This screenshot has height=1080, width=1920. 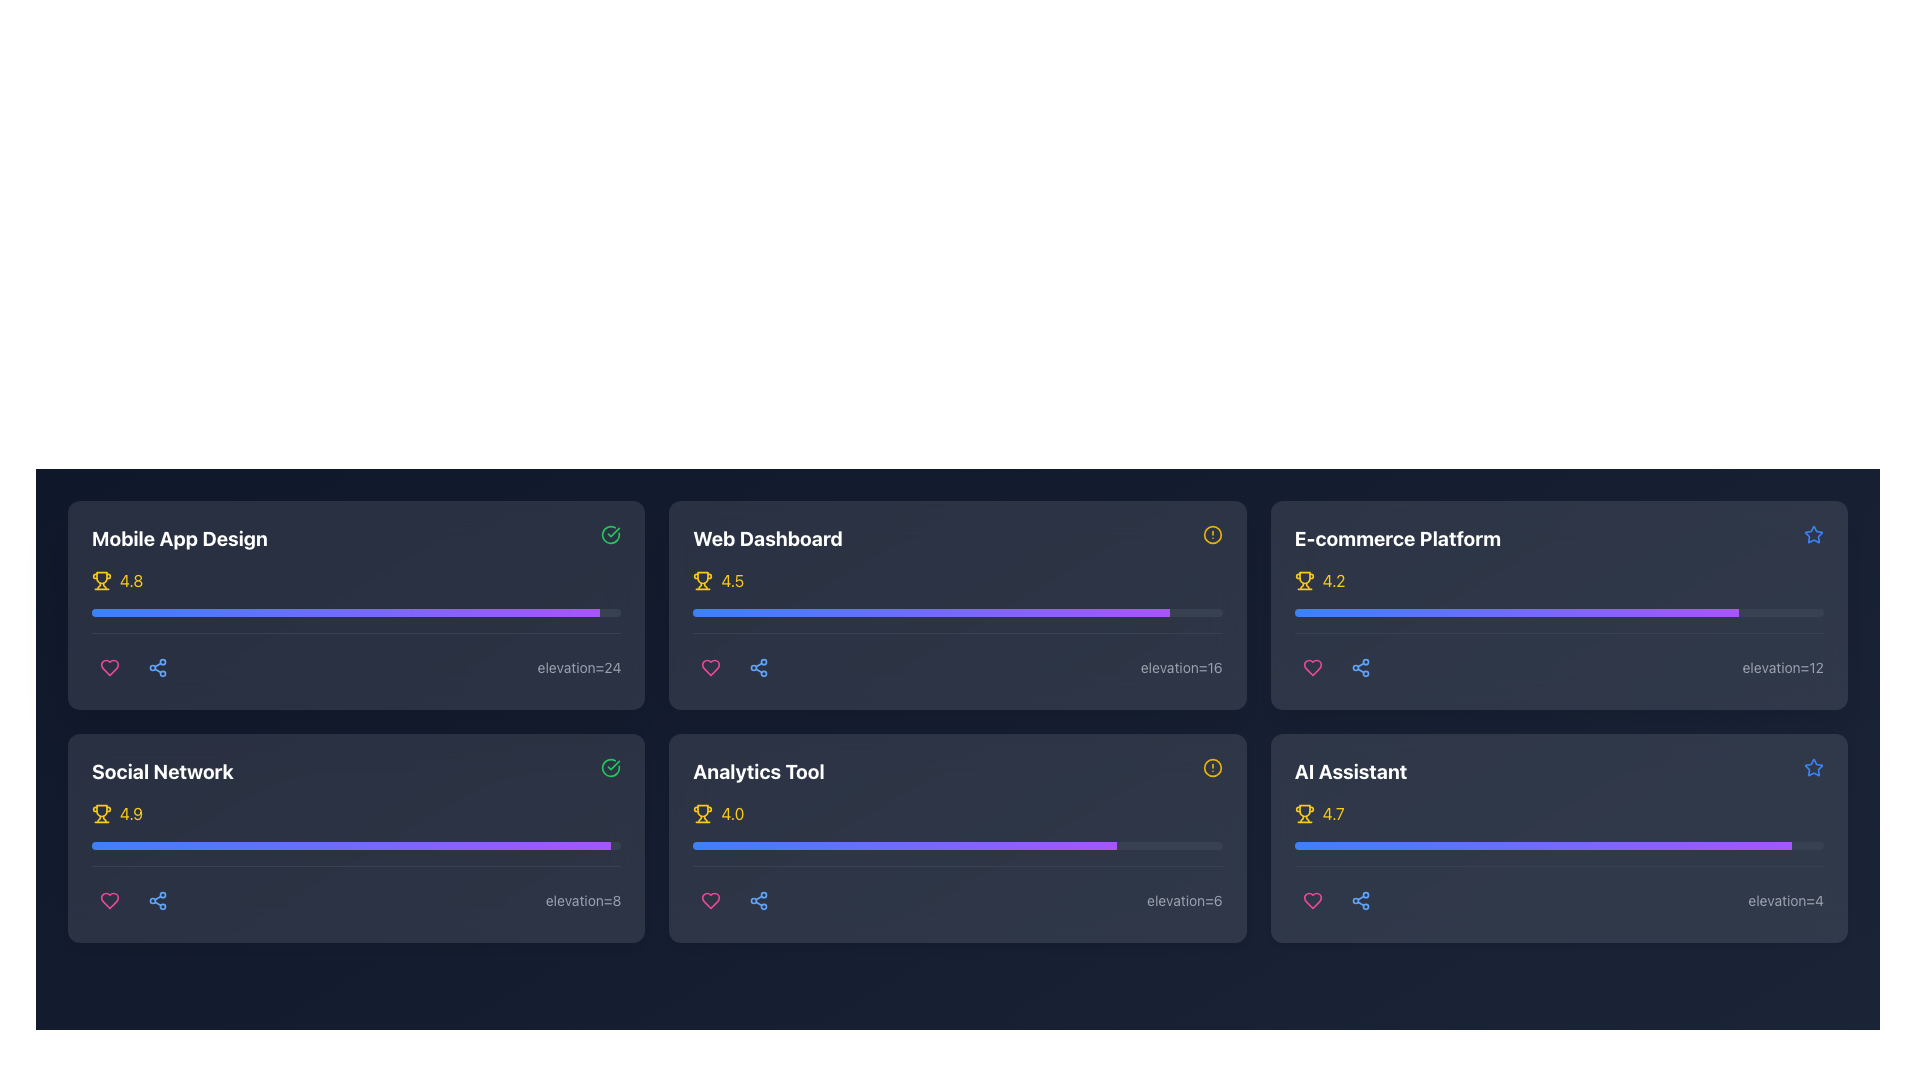 I want to click on the SVG Icon located in the lower portion of the 'Mobile App Design' card, positioned slightly to the right of center and directly under the rating bar, so click(x=157, y=667).